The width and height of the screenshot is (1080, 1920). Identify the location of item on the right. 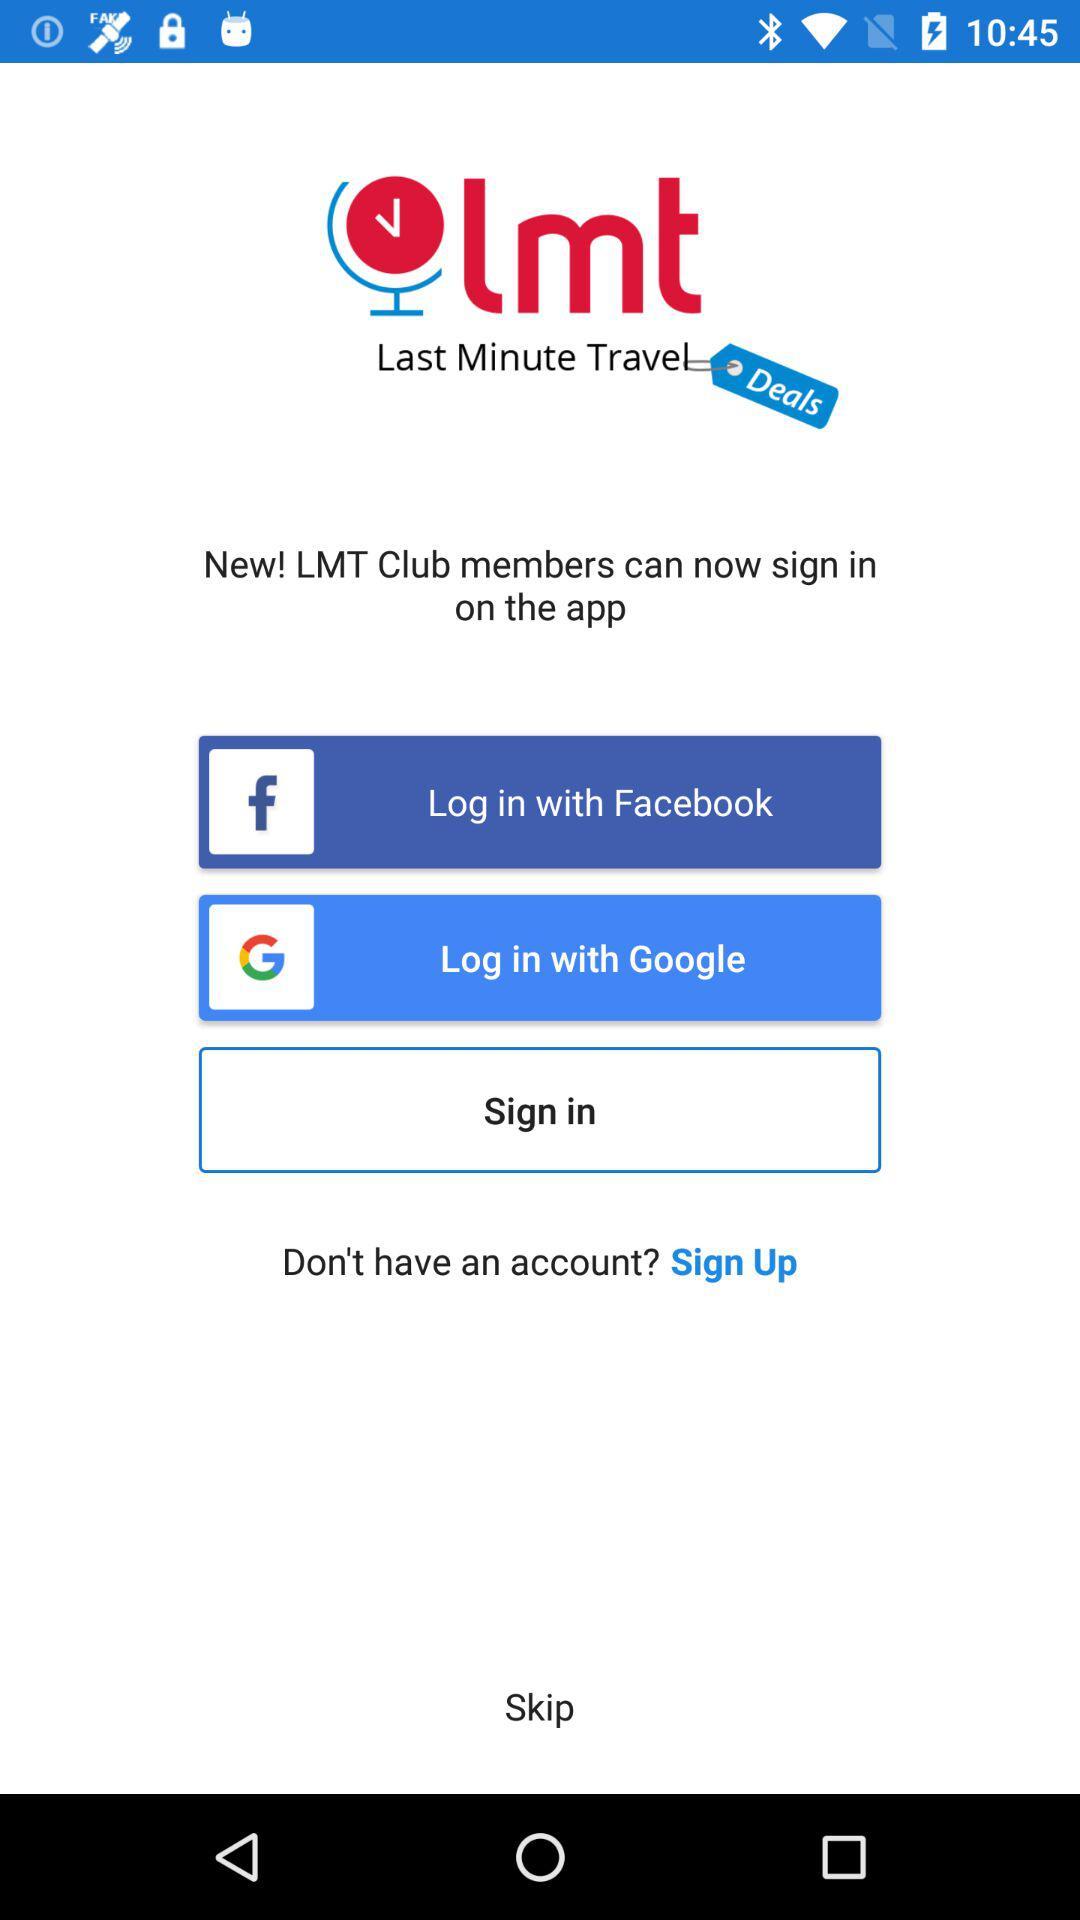
(734, 1259).